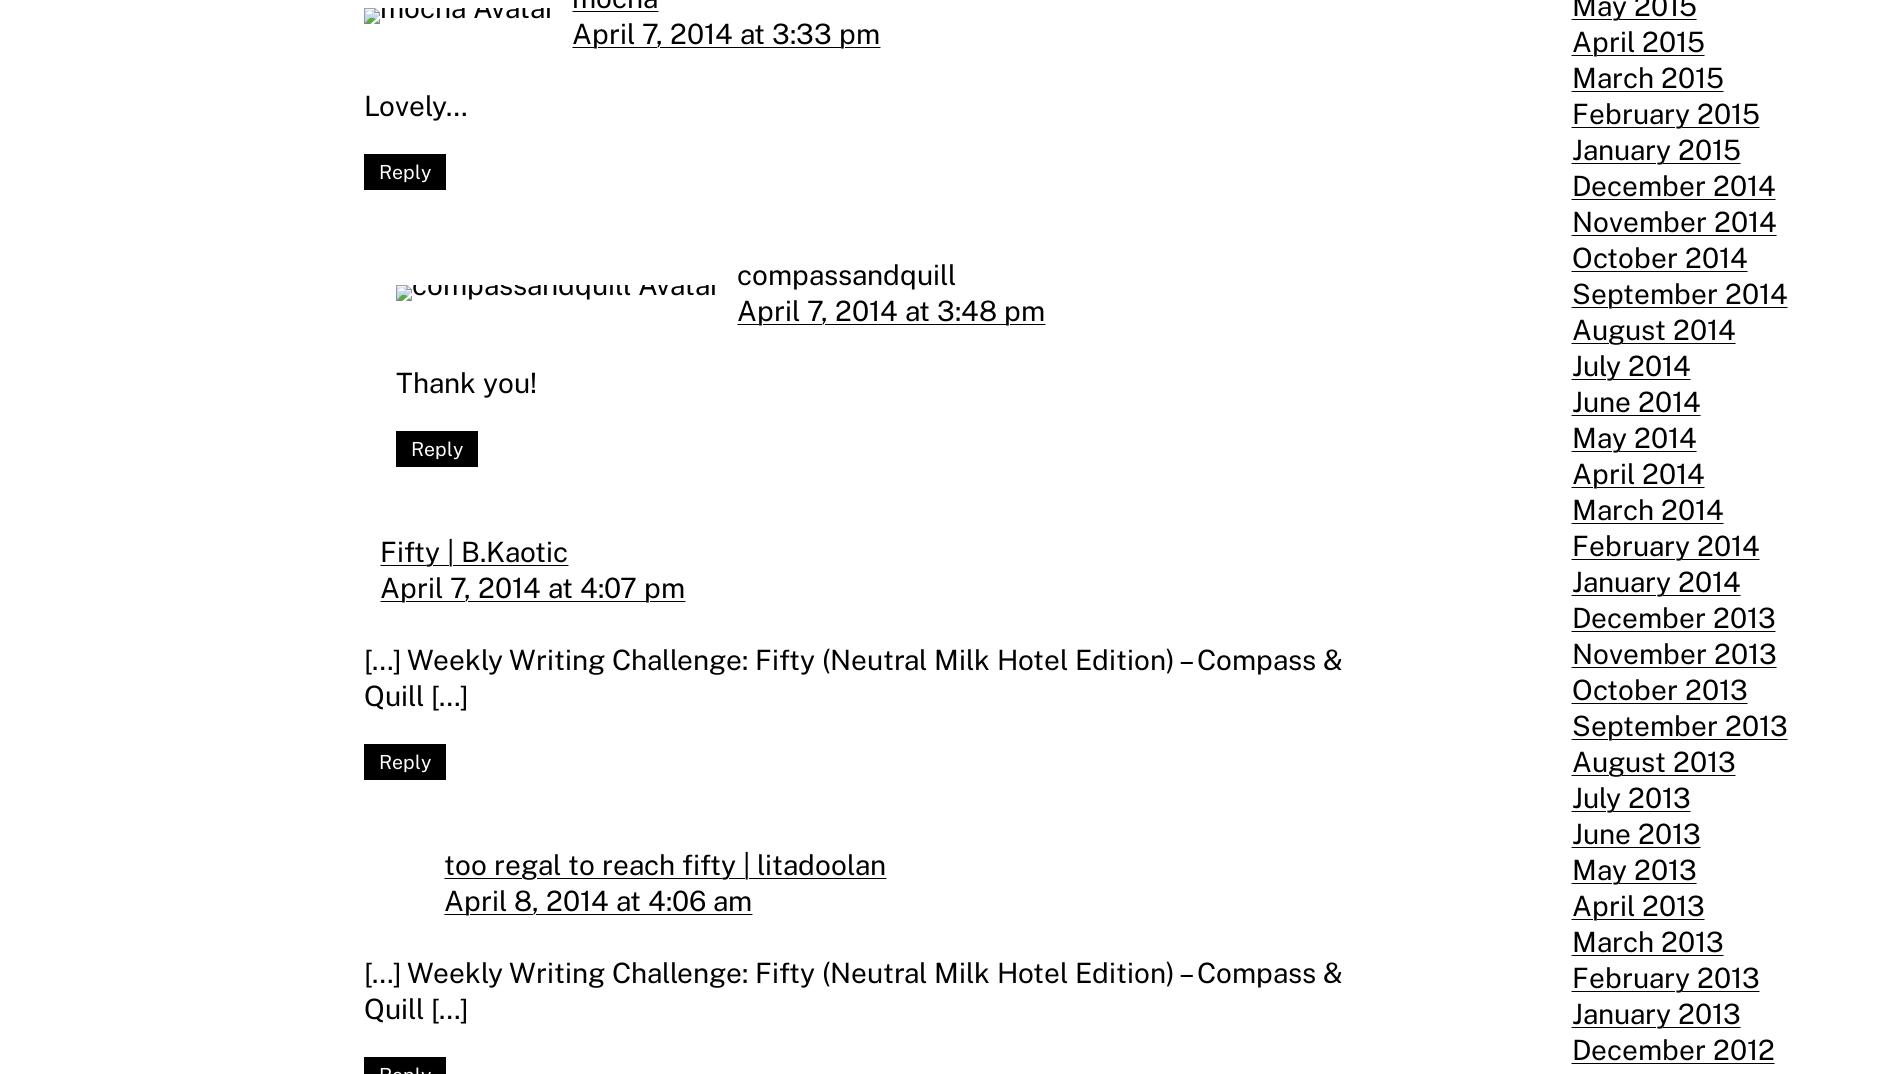 Image resolution: width=1900 pixels, height=1074 pixels. Describe the element at coordinates (414, 104) in the screenshot. I see `'Lovely…'` at that location.